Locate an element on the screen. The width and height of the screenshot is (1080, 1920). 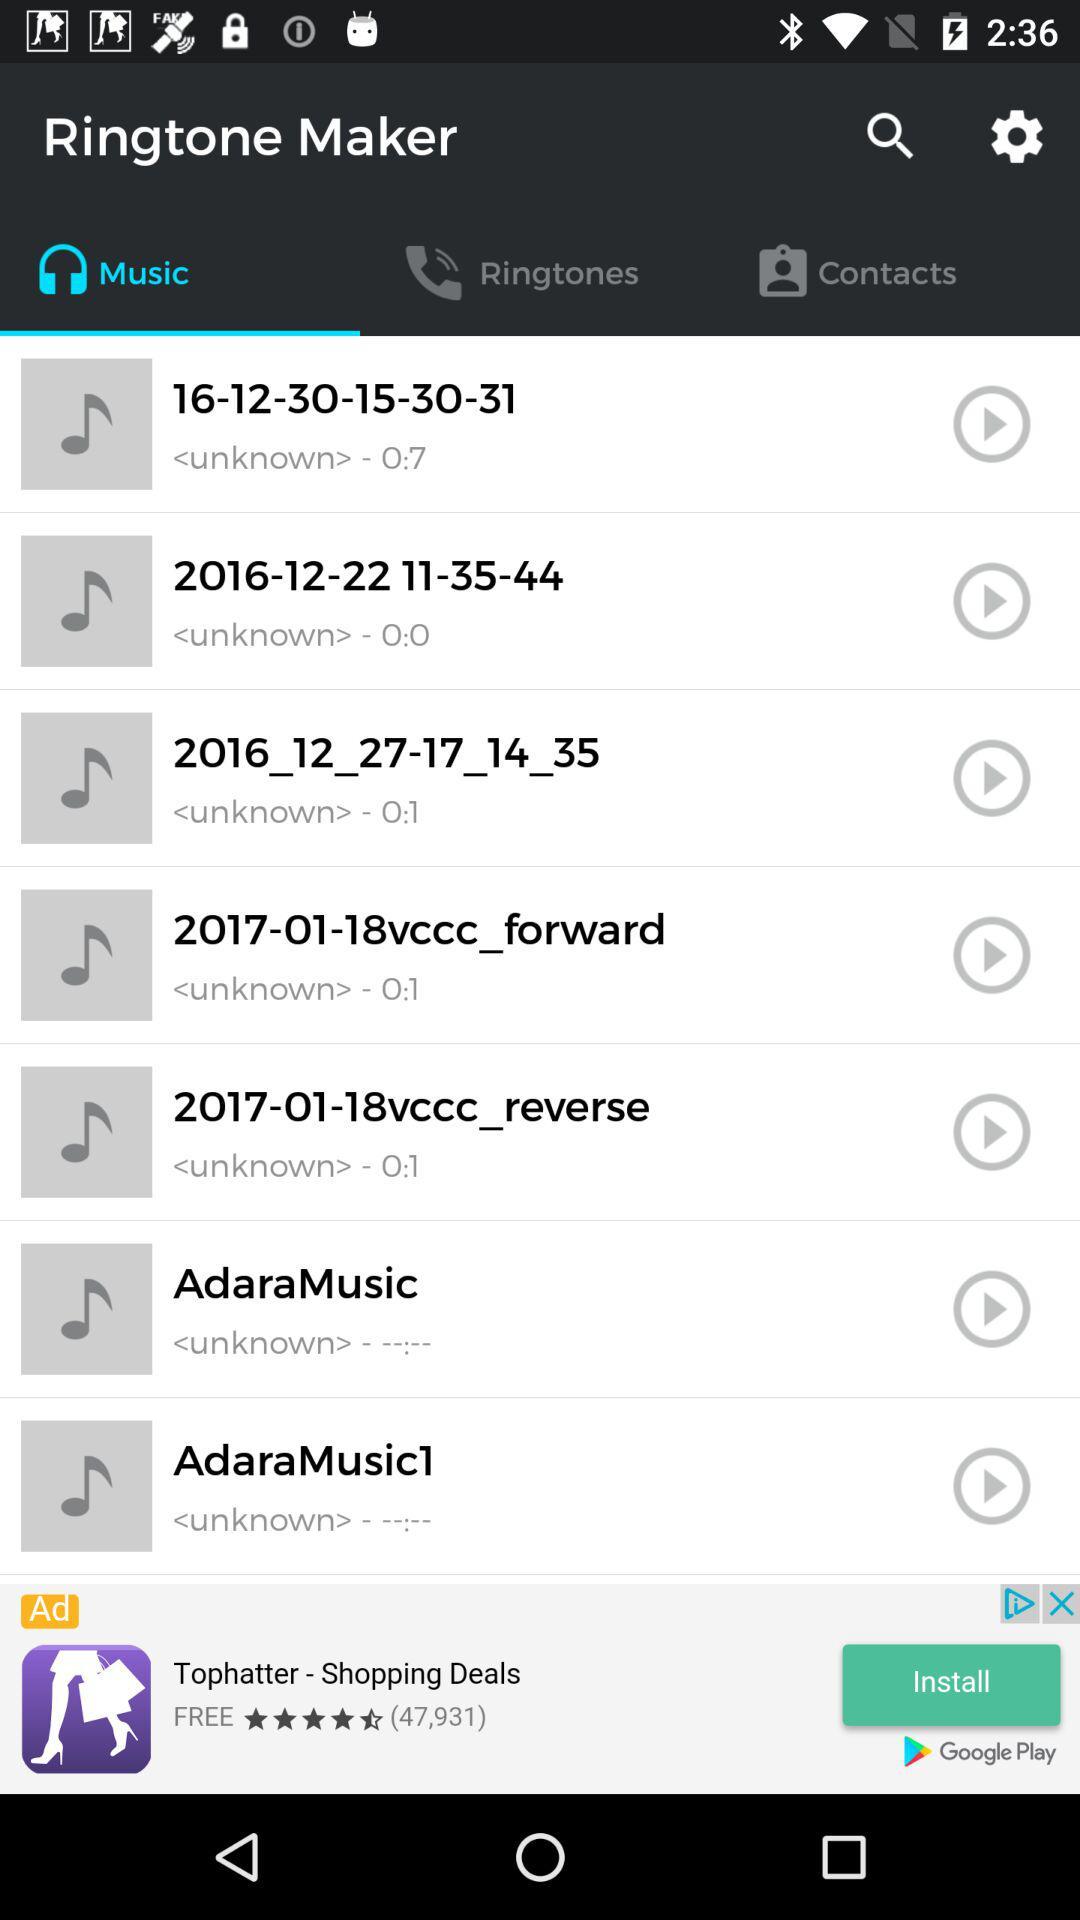
switch play button is located at coordinates (991, 777).